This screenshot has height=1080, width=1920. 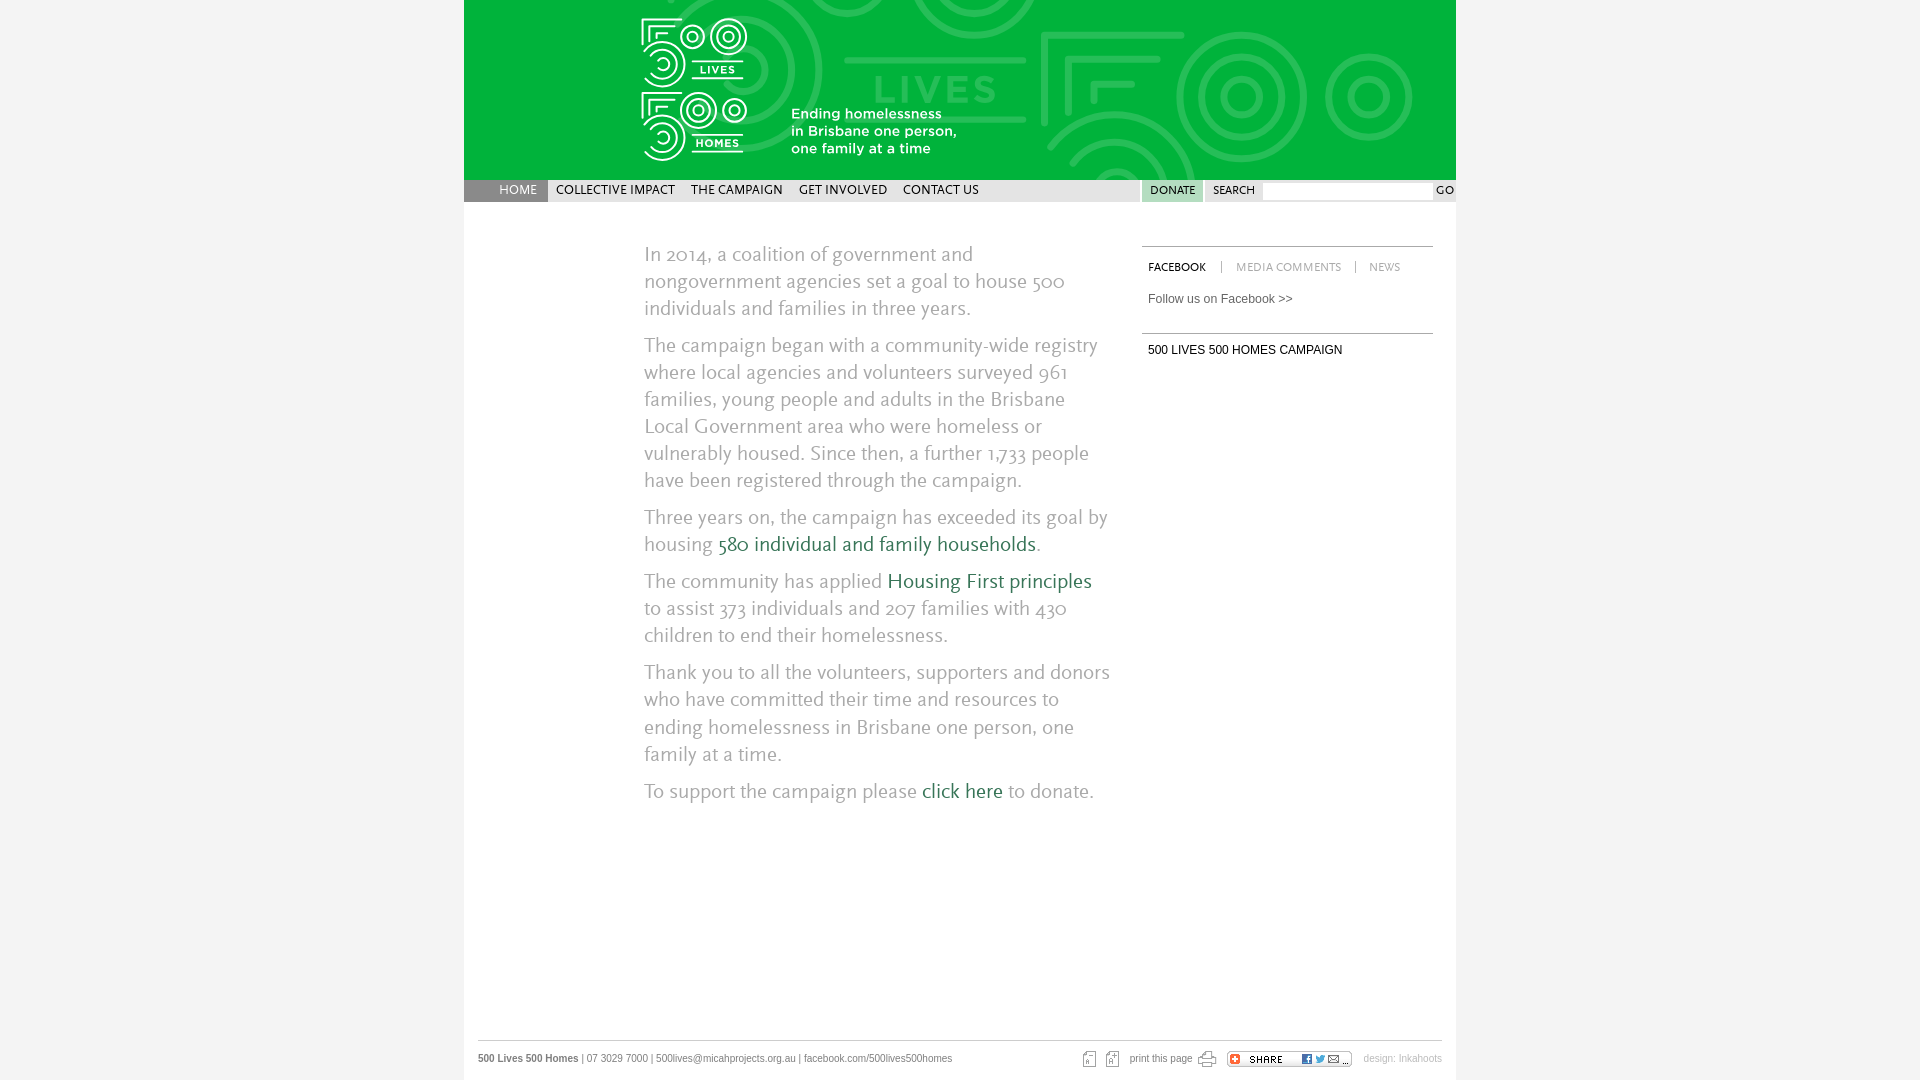 What do you see at coordinates (736, 191) in the screenshot?
I see `'THE CAMPAIGN'` at bounding box center [736, 191].